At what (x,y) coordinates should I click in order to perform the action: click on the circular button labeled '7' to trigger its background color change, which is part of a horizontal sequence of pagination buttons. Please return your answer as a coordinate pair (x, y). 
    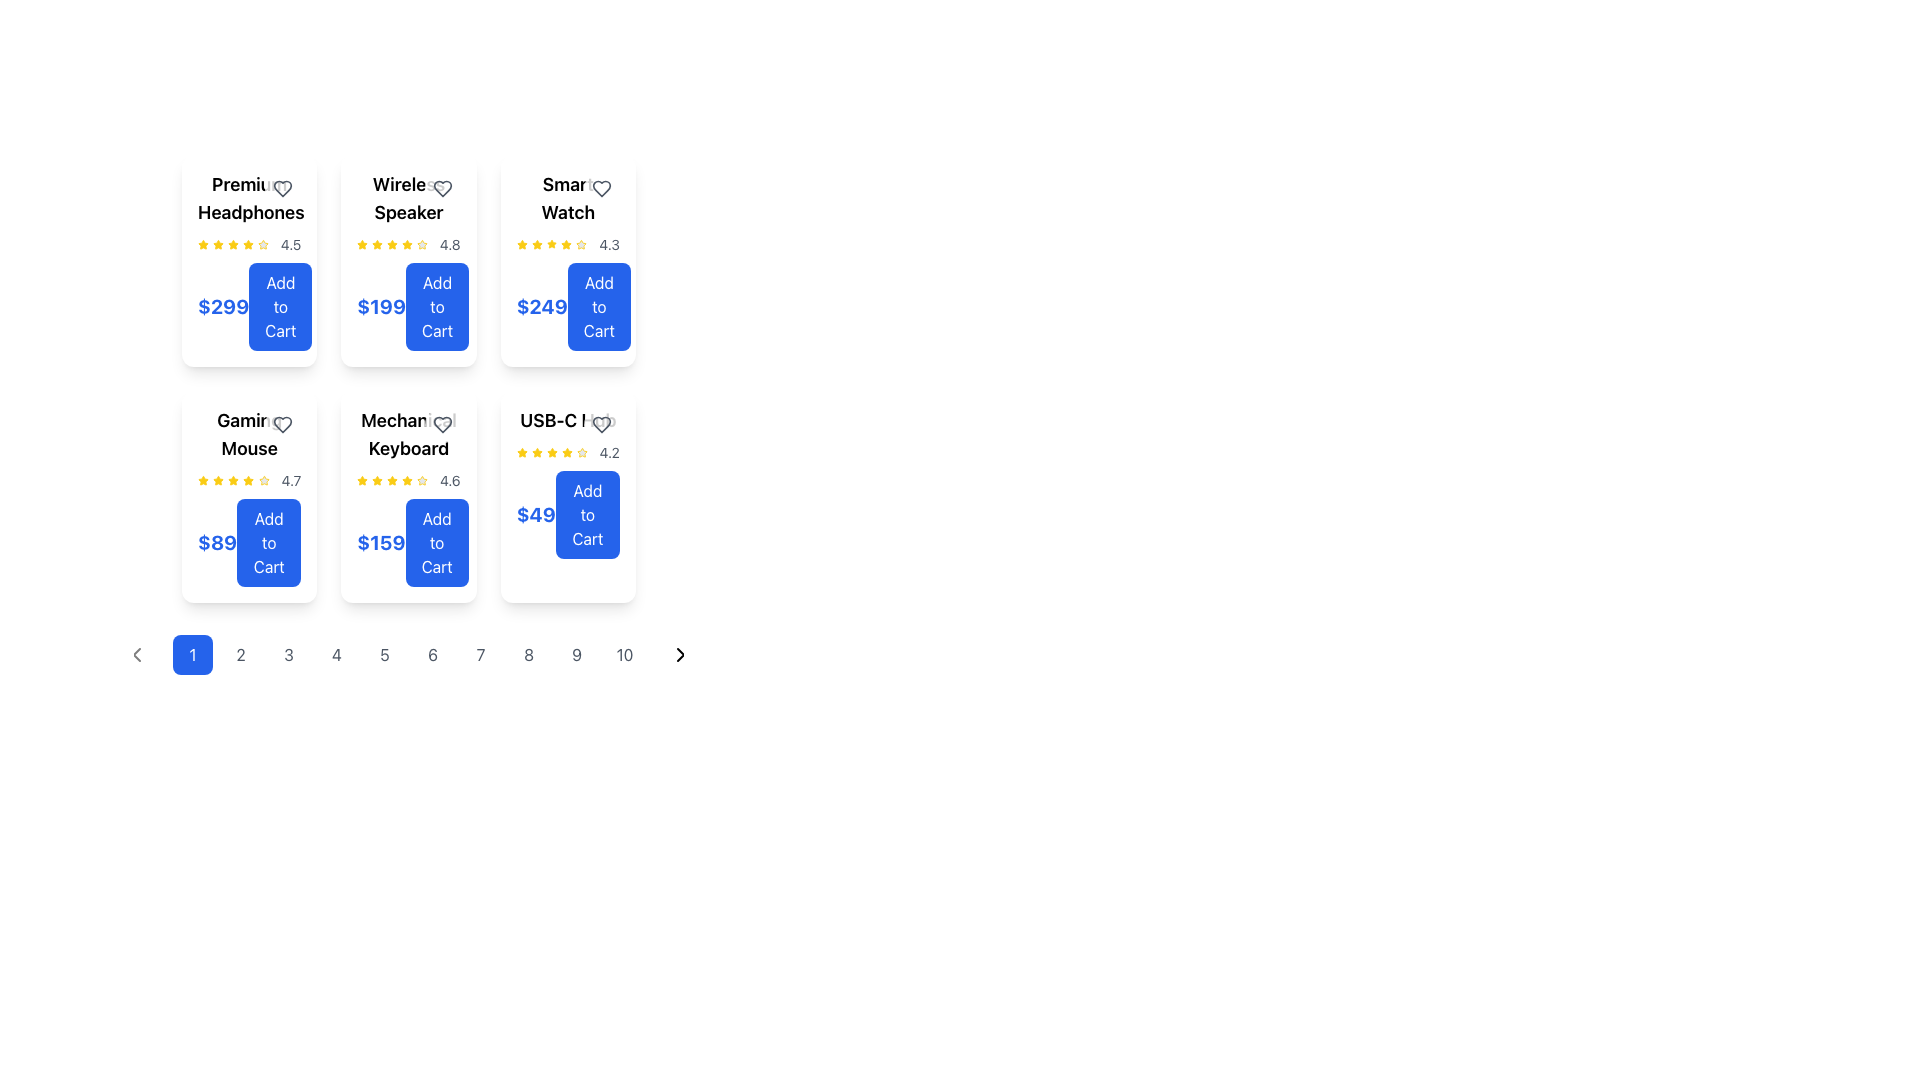
    Looking at the image, I should click on (480, 655).